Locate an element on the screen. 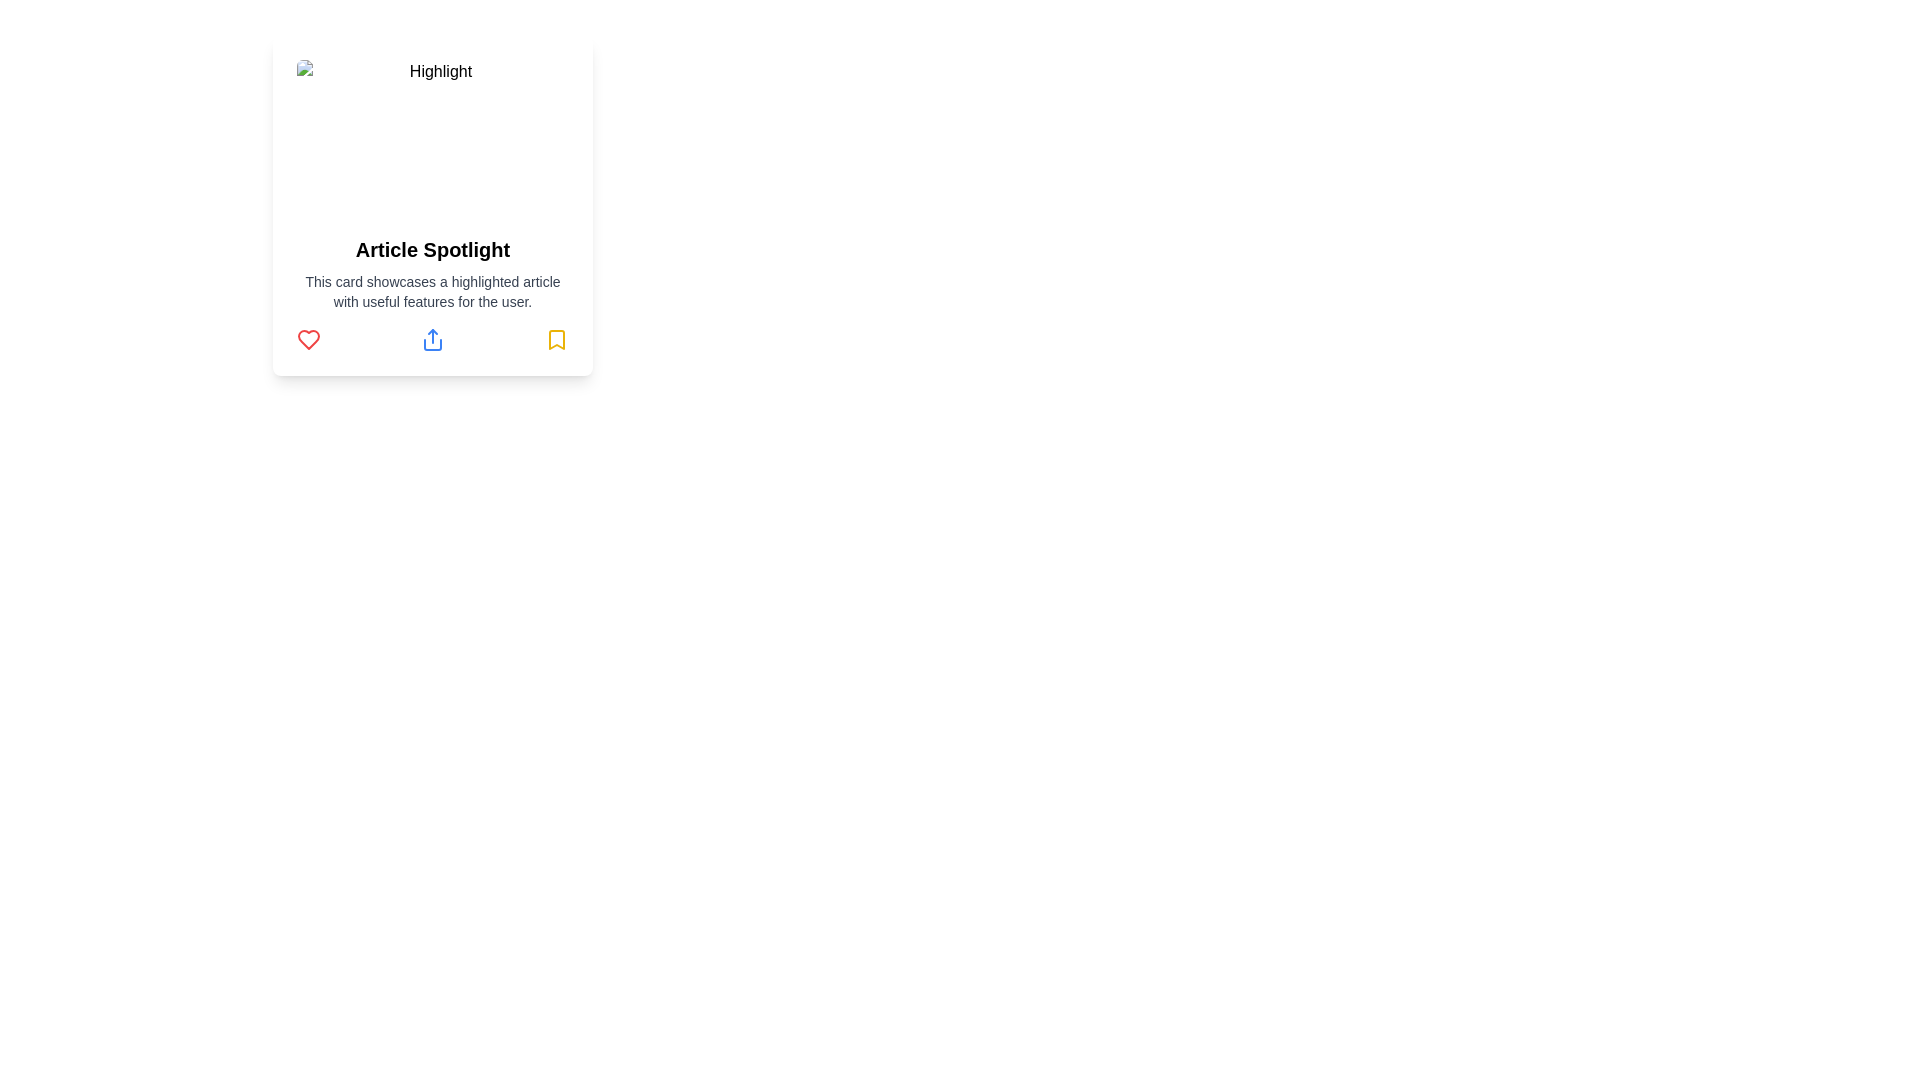 Image resolution: width=1920 pixels, height=1080 pixels. the heart-shaped icon button with a red fill and border, located at the bottom-left corner of the white card interface is located at coordinates (307, 338).